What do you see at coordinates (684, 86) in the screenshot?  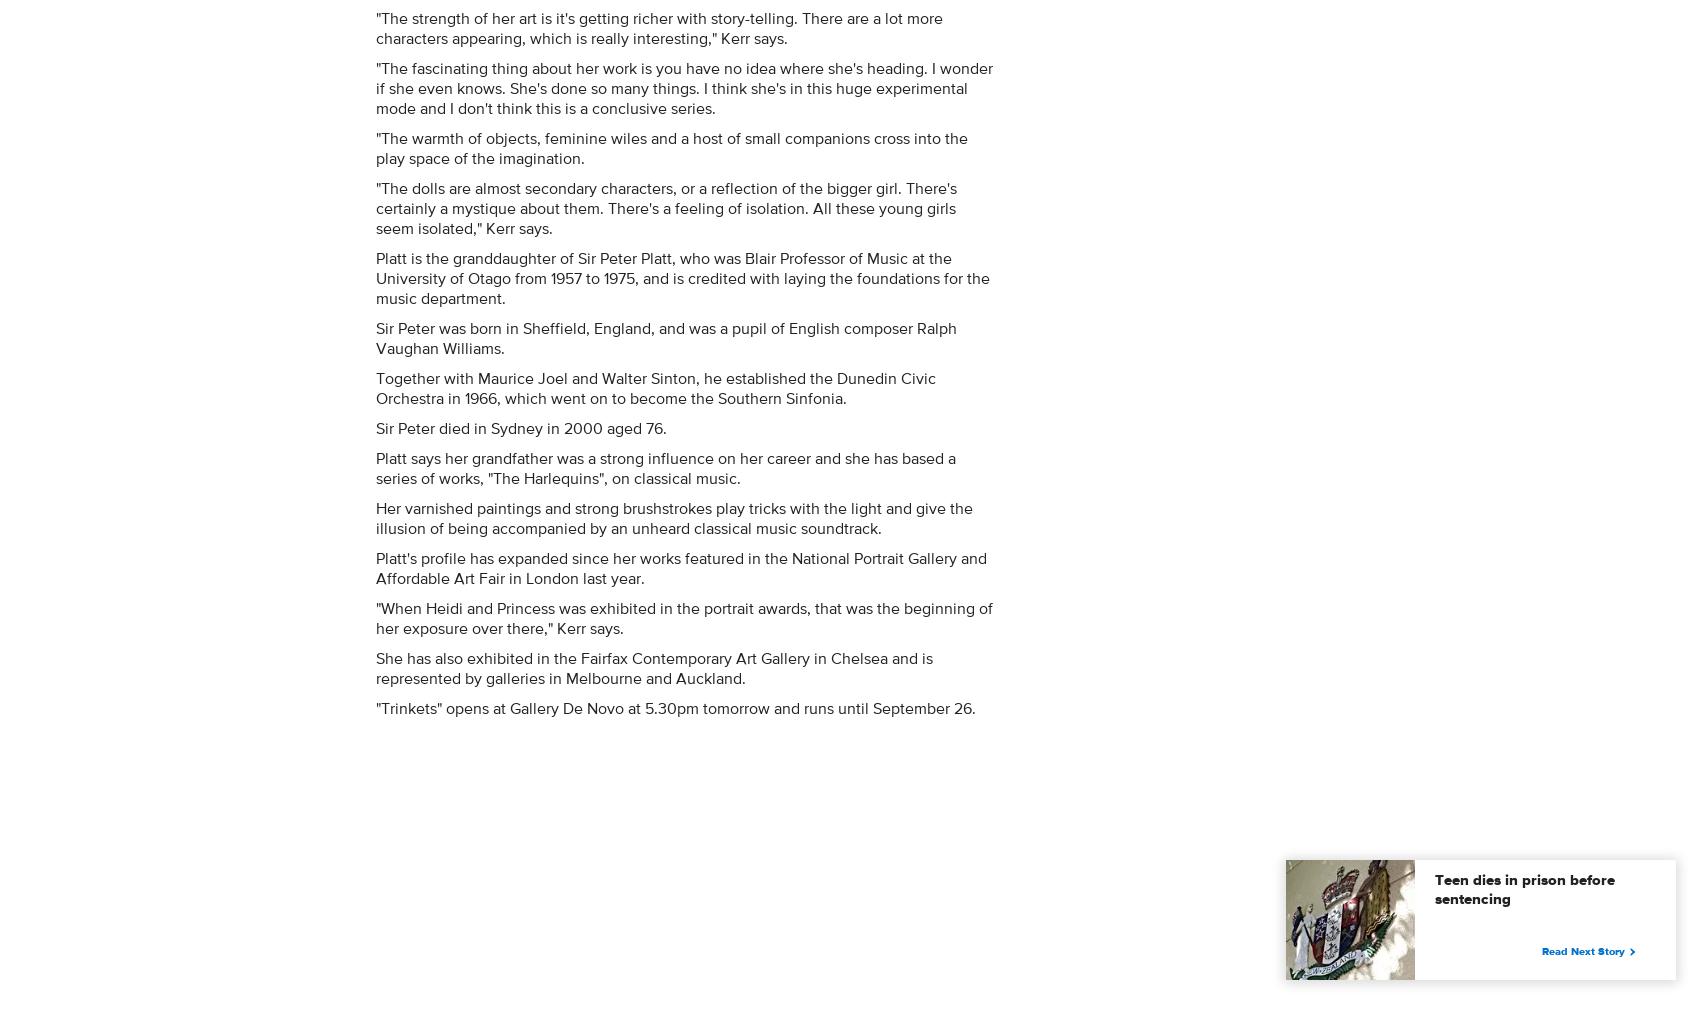 I see `'"The fascinating thing about her work is you have no idea where she's heading. I wonder if she even knows. She's done so many things. I think she's in this huge experimental mode and I don't think this is a conclusive series.'` at bounding box center [684, 86].